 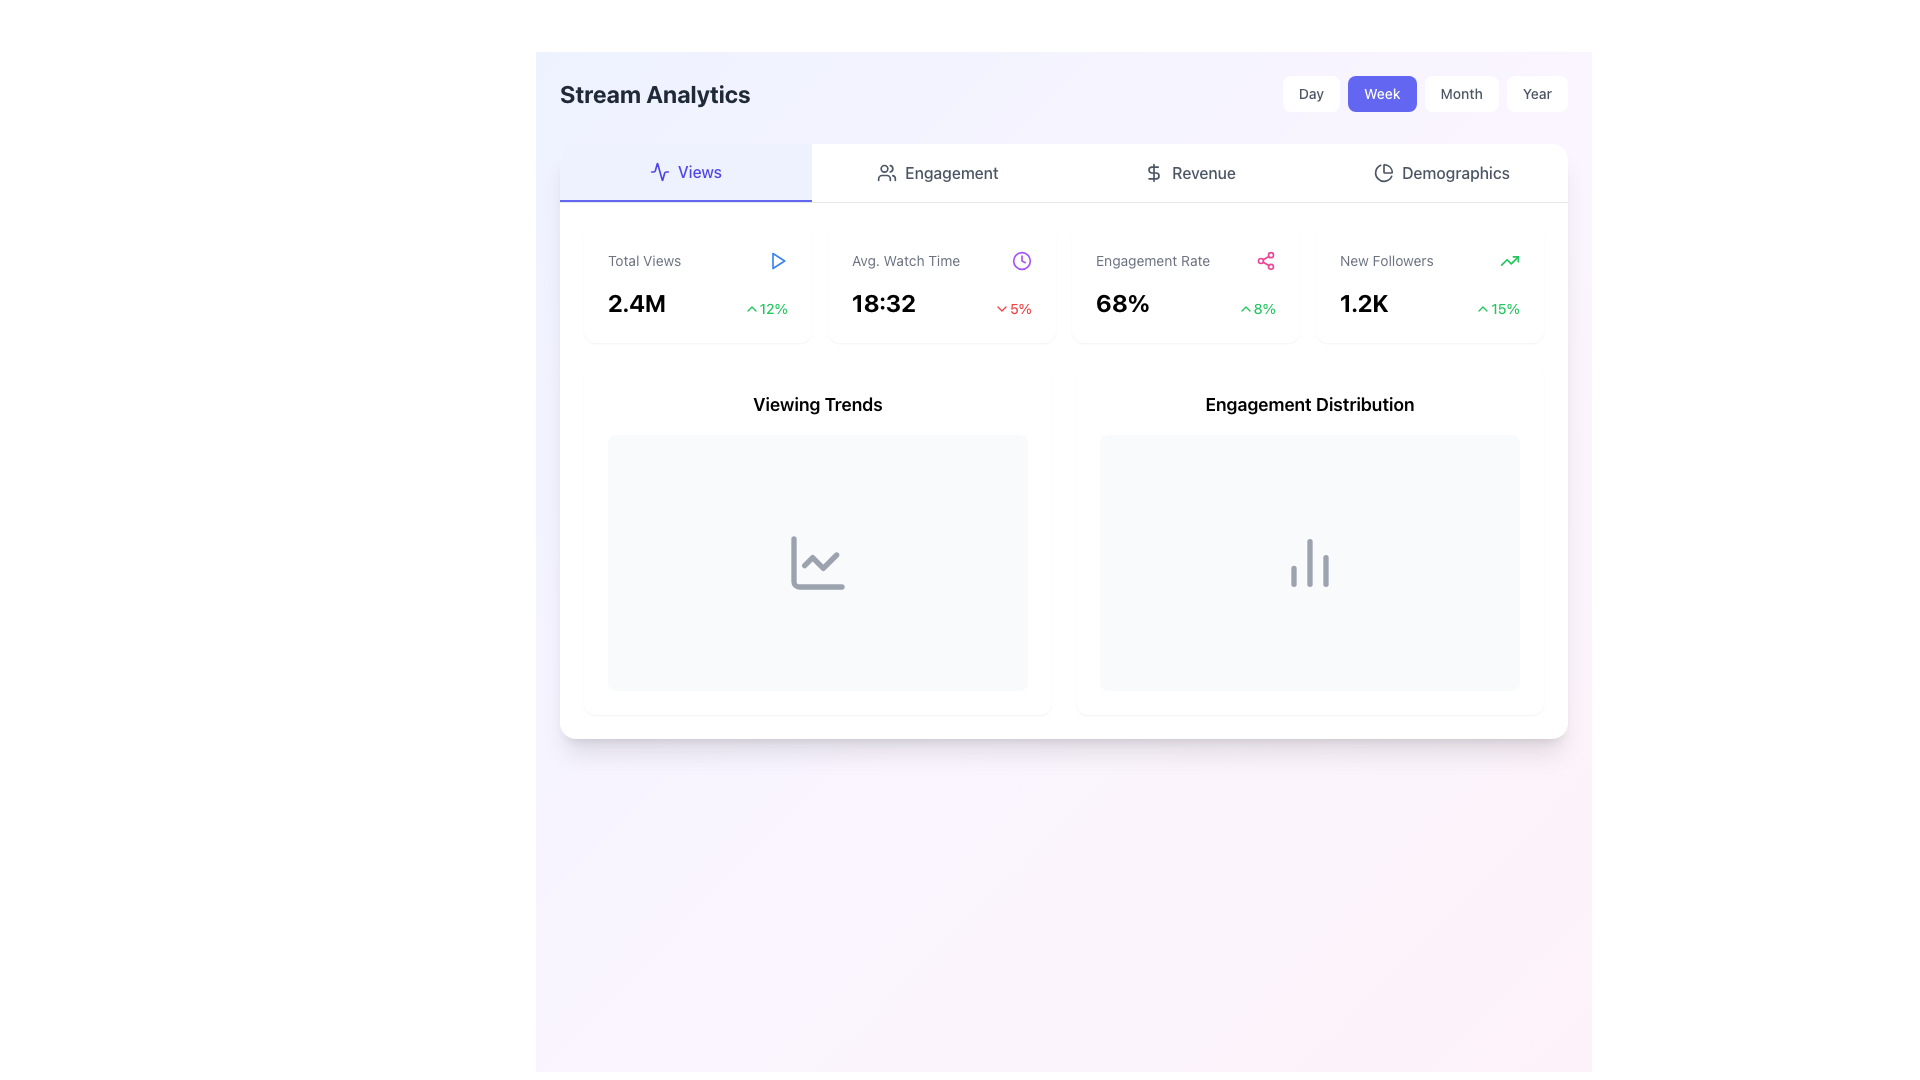 What do you see at coordinates (1363, 303) in the screenshot?
I see `numerical value displayed in the Text Label that indicates the quantity of new followers located at the top-right of the dashboard under the 'New Followers' header` at bounding box center [1363, 303].